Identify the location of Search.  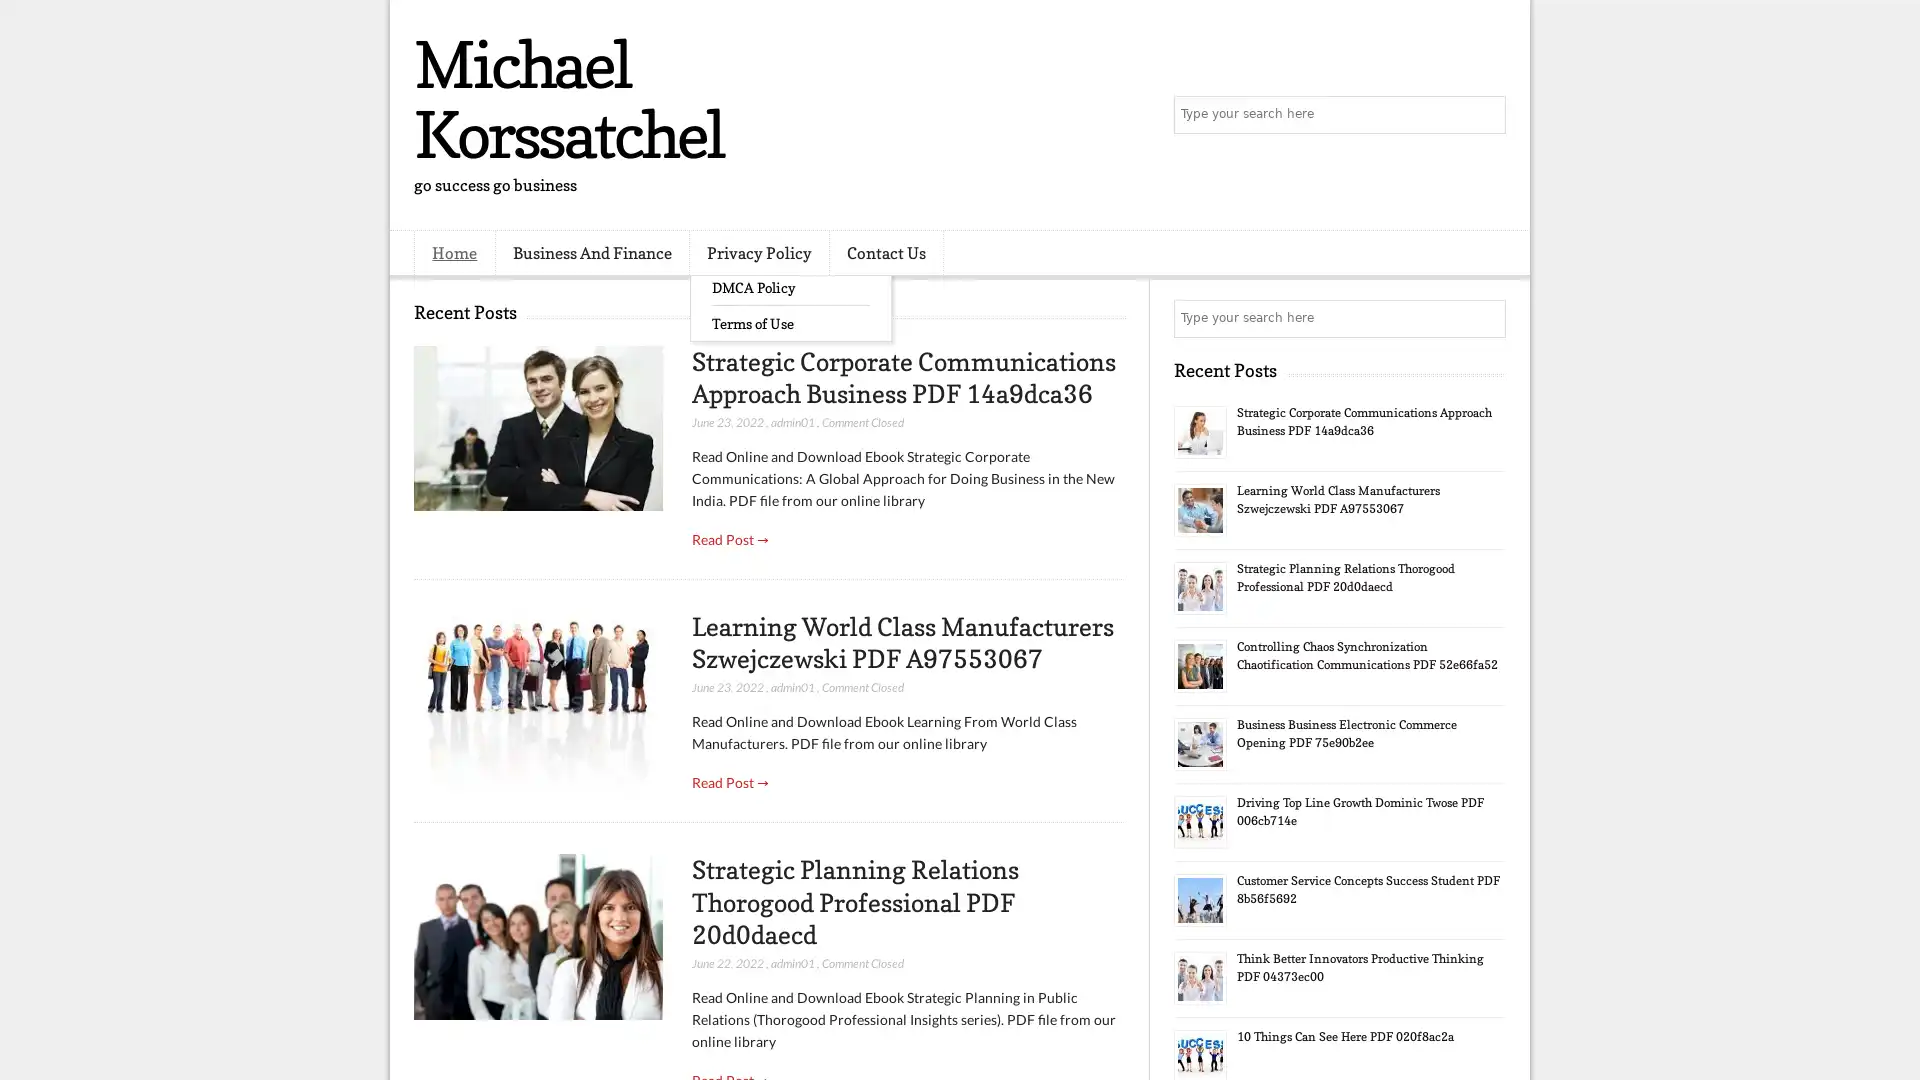
(1485, 115).